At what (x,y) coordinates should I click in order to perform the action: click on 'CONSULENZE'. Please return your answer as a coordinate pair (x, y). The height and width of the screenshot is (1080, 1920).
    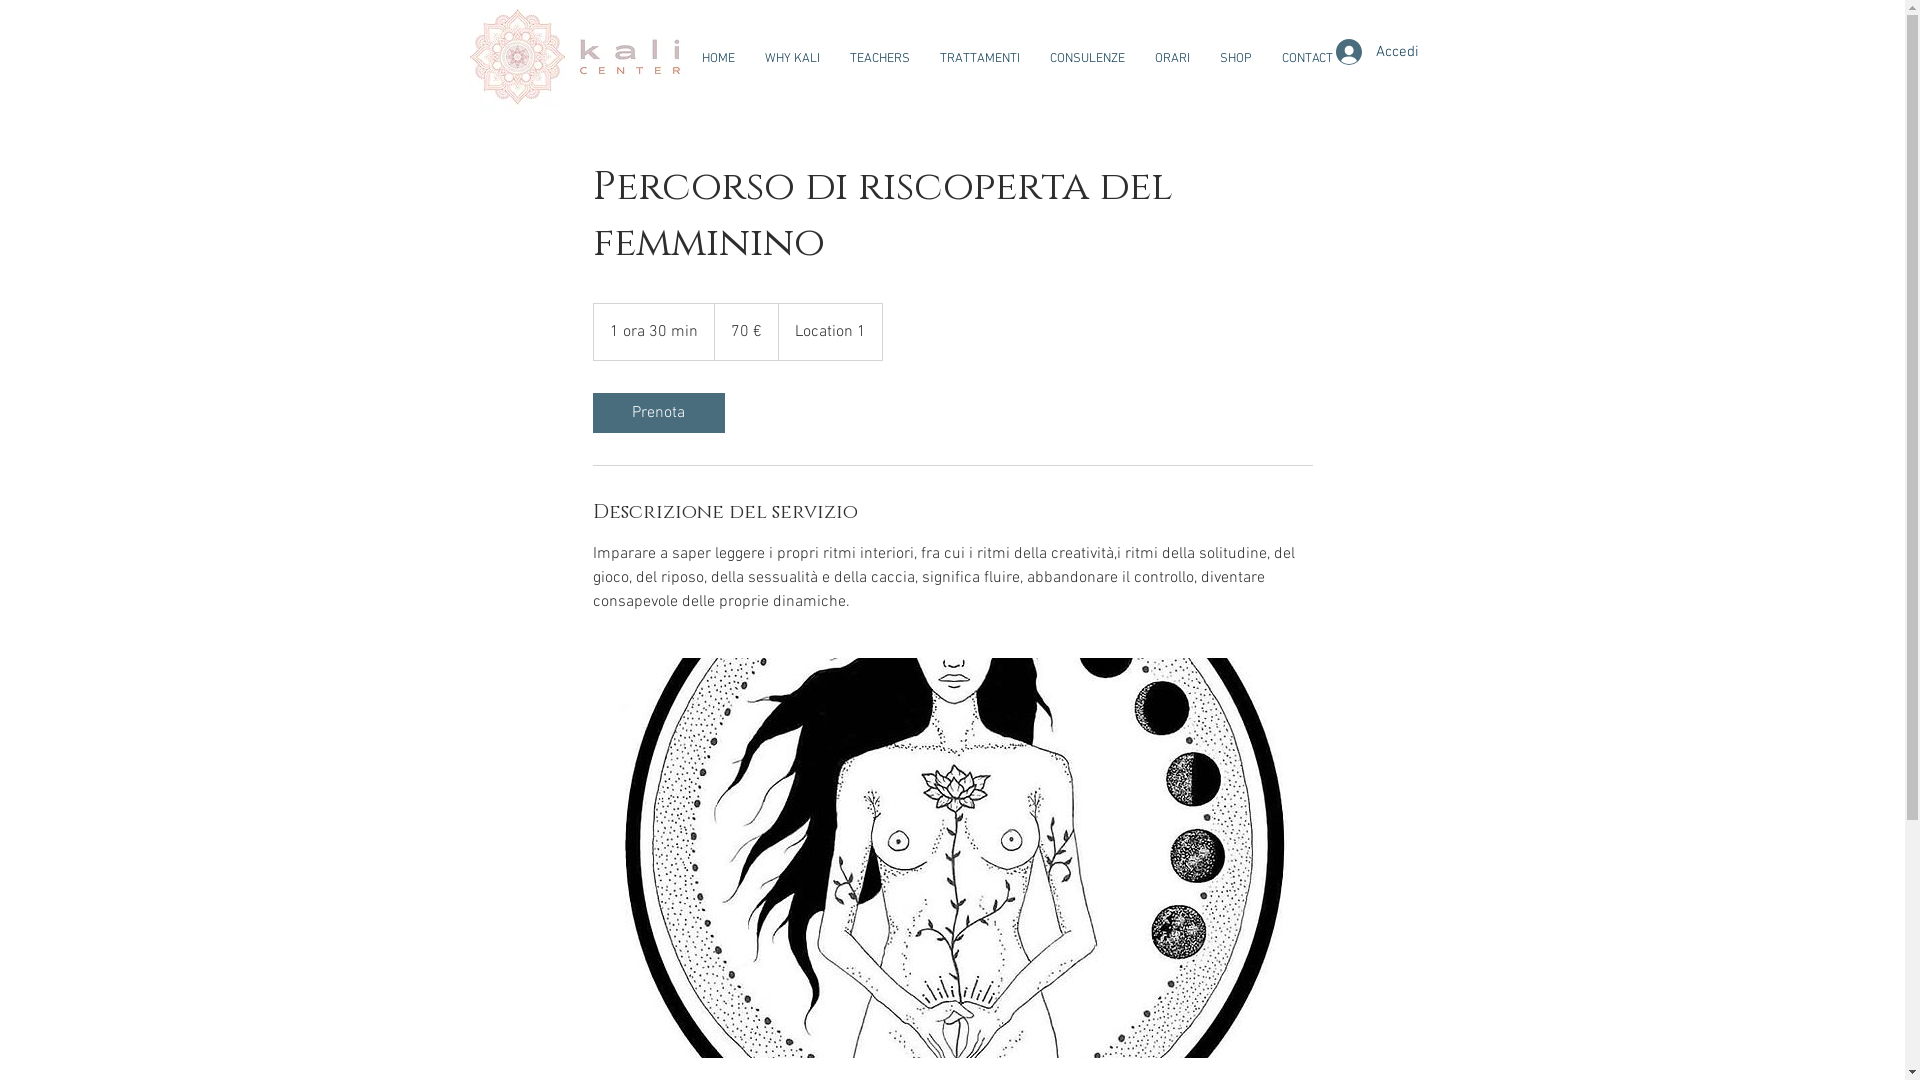
    Looking at the image, I should click on (1033, 57).